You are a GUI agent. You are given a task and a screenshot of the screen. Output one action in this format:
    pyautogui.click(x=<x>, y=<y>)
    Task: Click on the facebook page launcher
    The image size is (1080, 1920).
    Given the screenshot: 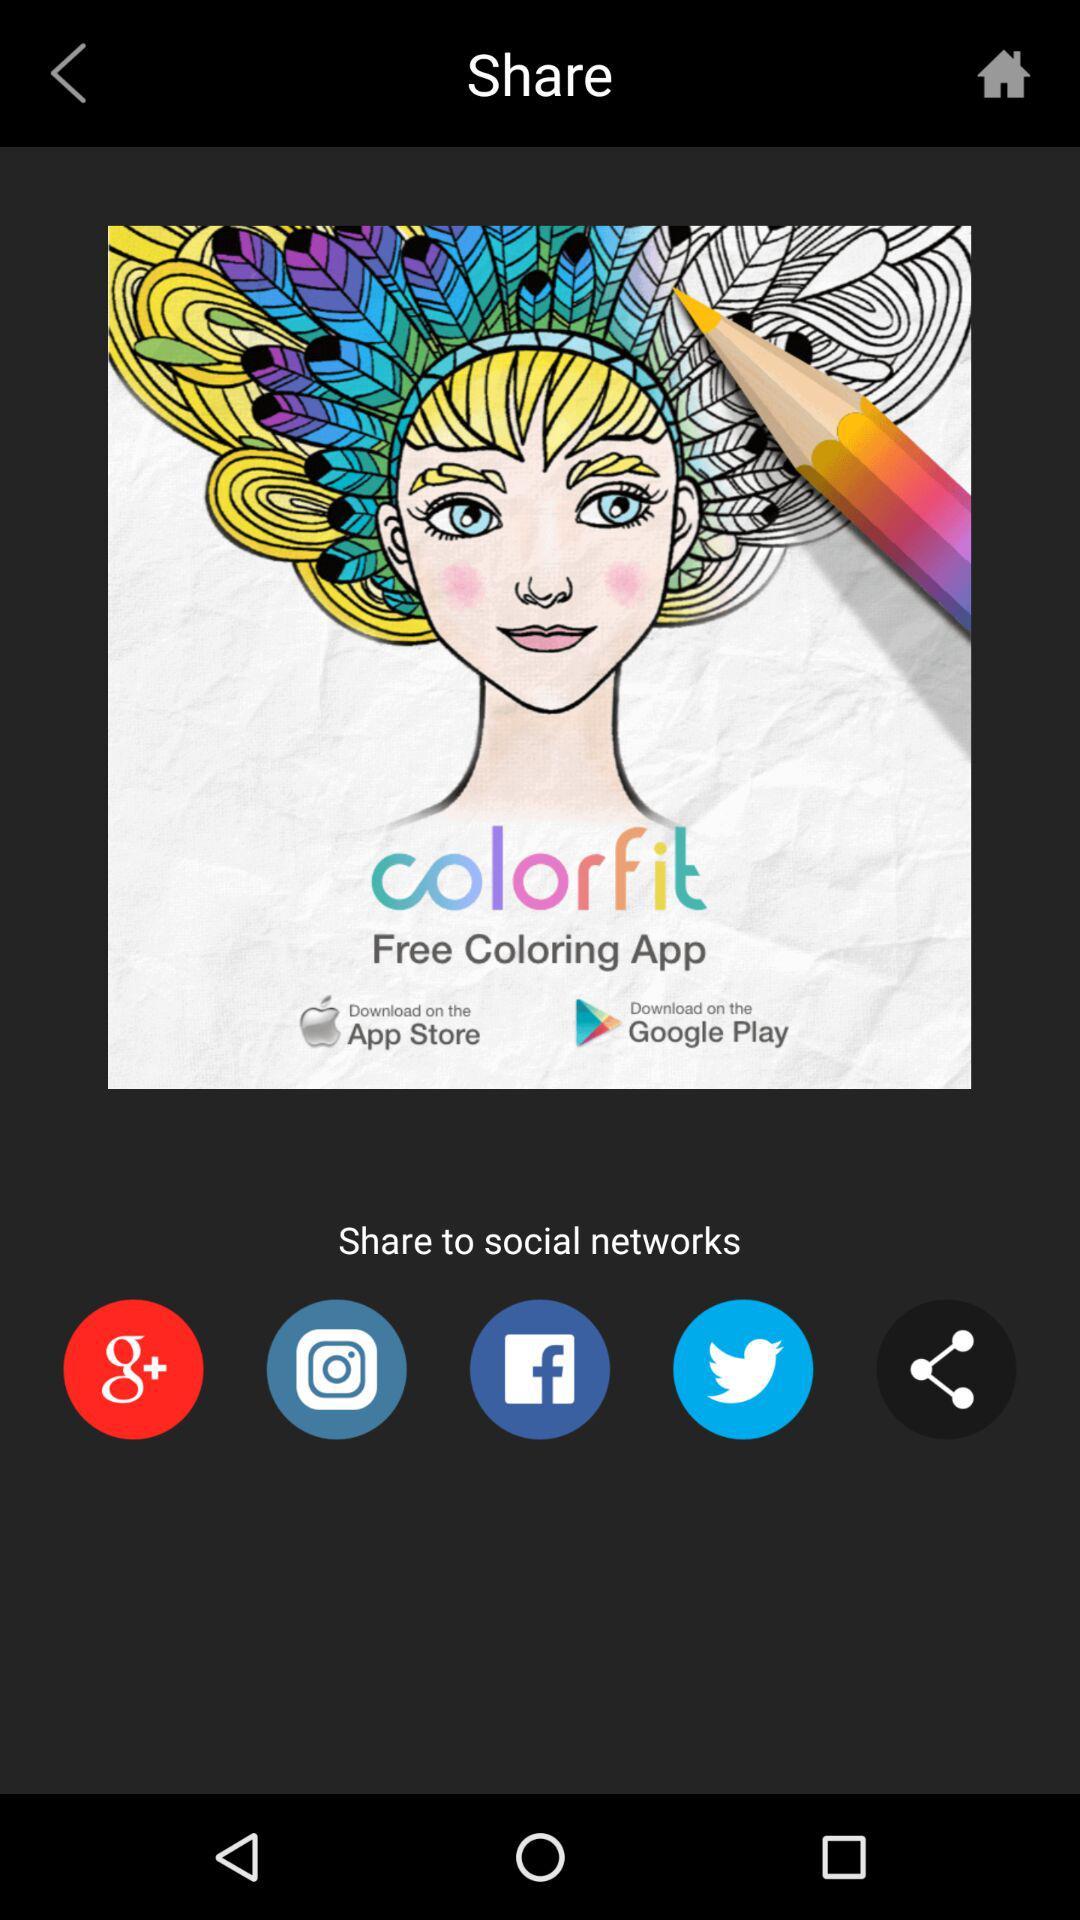 What is the action you would take?
    pyautogui.click(x=538, y=1368)
    